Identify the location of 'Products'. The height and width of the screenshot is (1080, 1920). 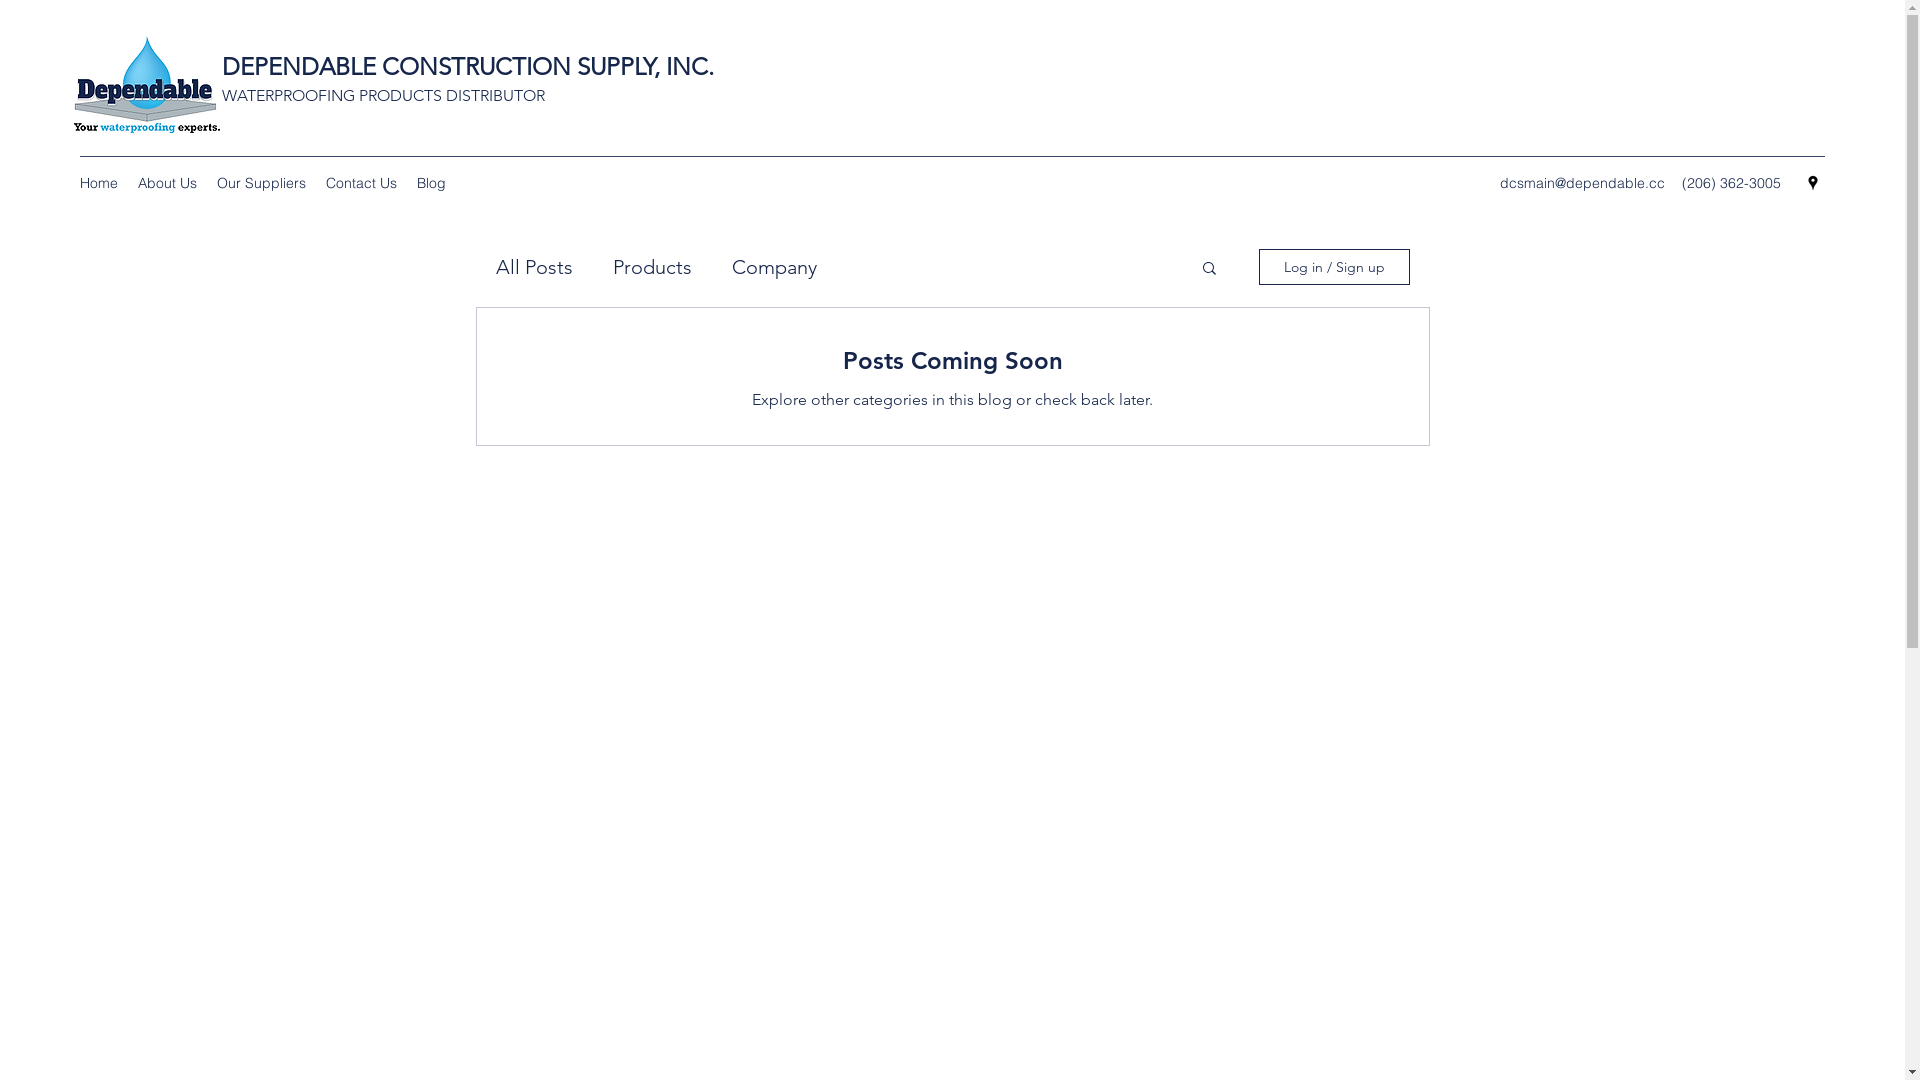
(651, 265).